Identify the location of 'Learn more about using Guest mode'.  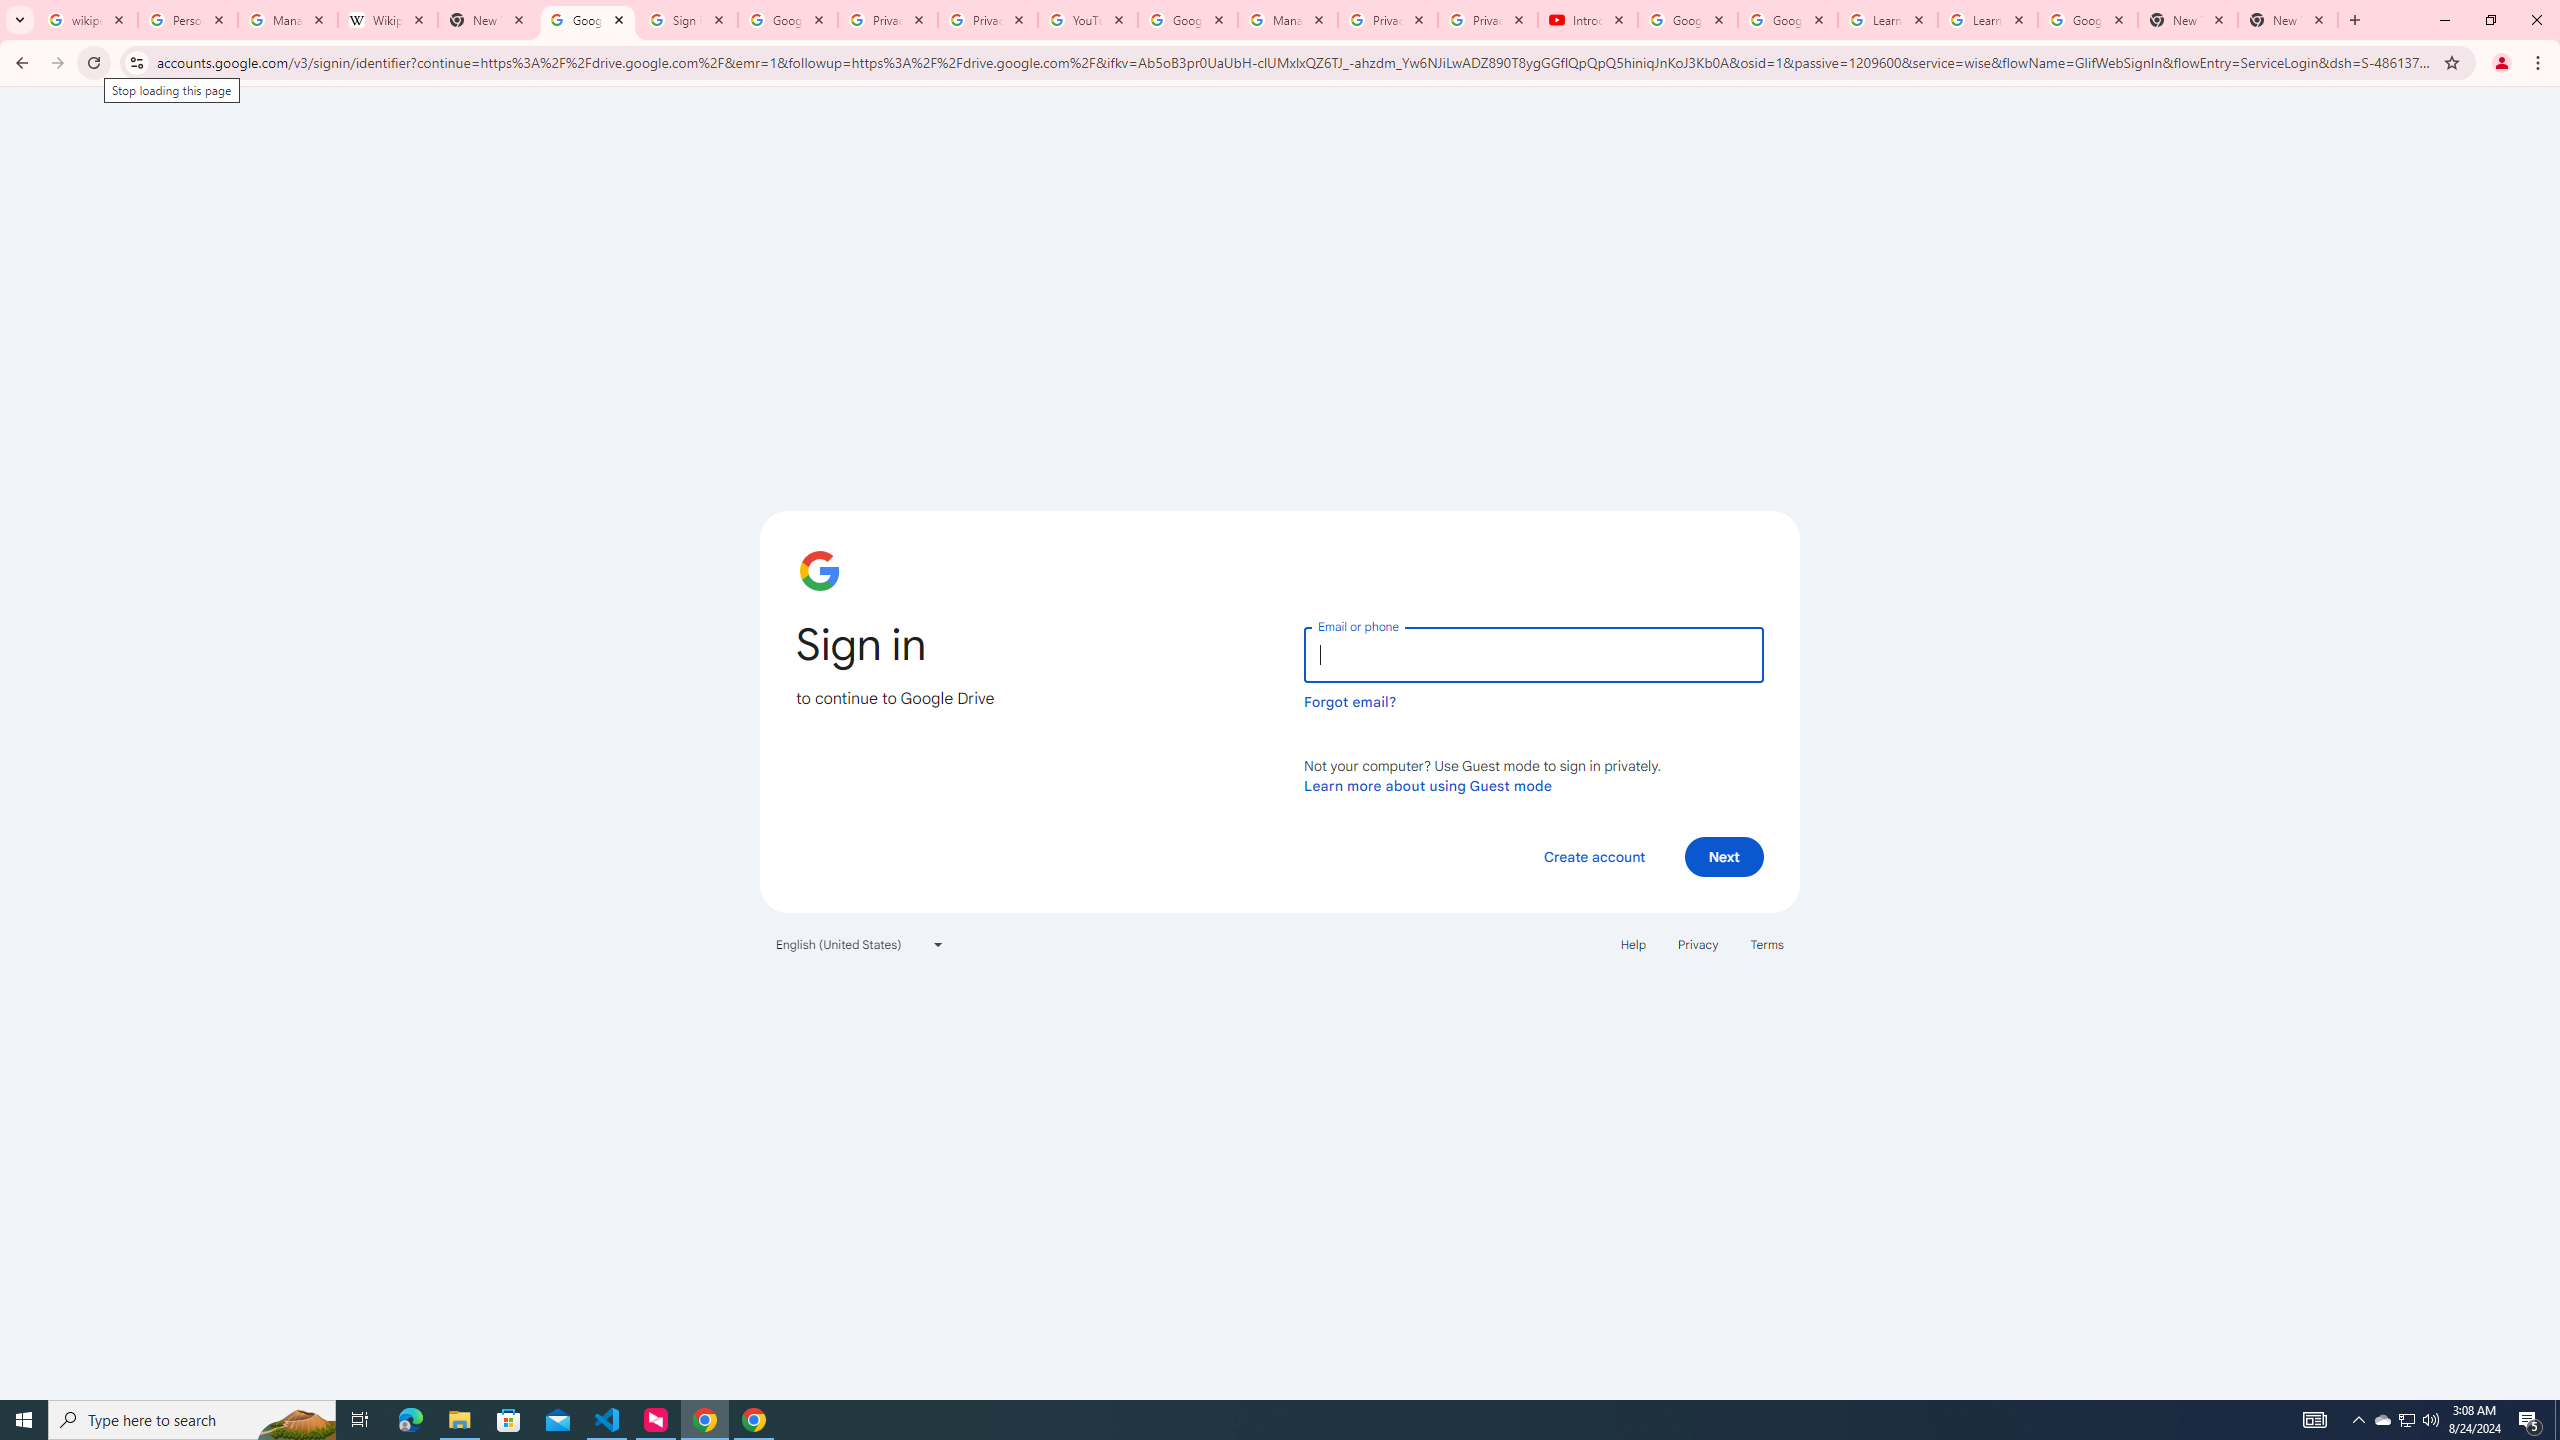
(1427, 785).